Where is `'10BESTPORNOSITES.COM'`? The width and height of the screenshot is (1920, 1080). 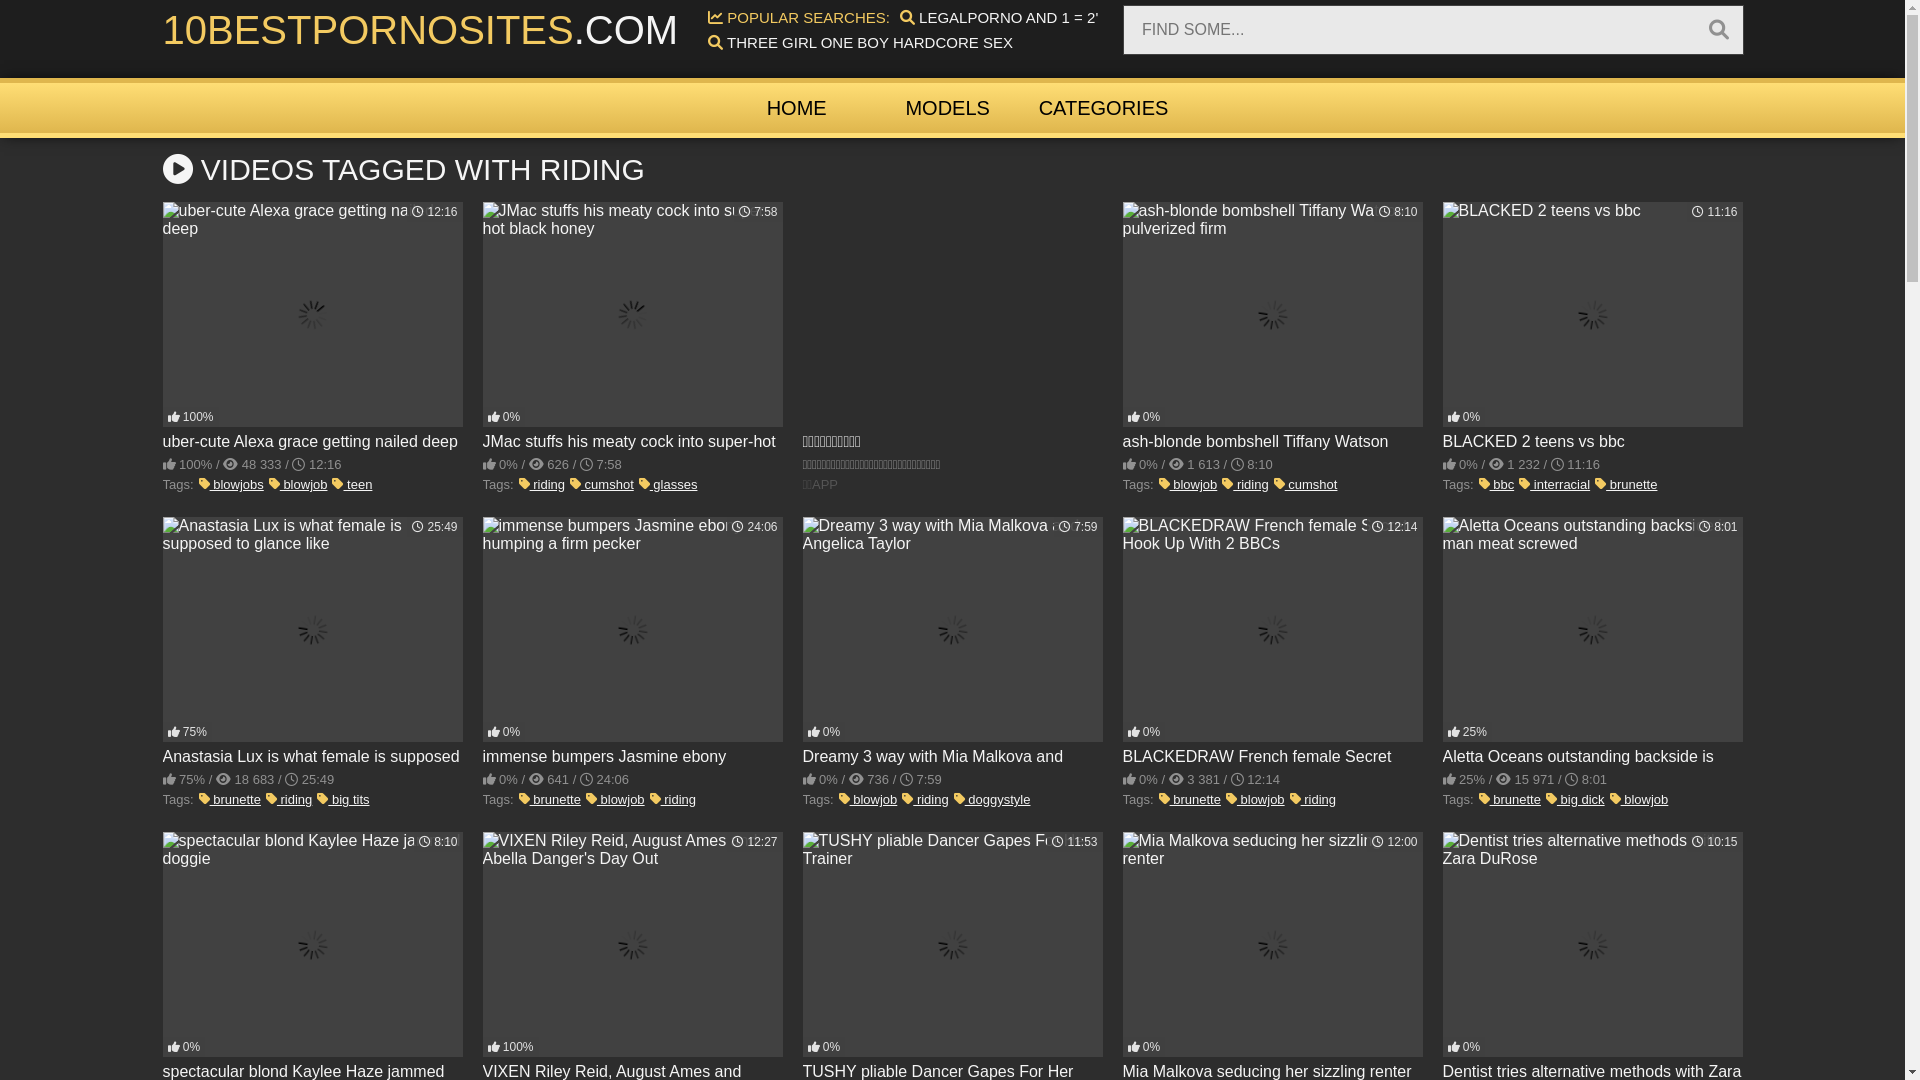 '10BESTPORNOSITES.COM' is located at coordinates (419, 30).